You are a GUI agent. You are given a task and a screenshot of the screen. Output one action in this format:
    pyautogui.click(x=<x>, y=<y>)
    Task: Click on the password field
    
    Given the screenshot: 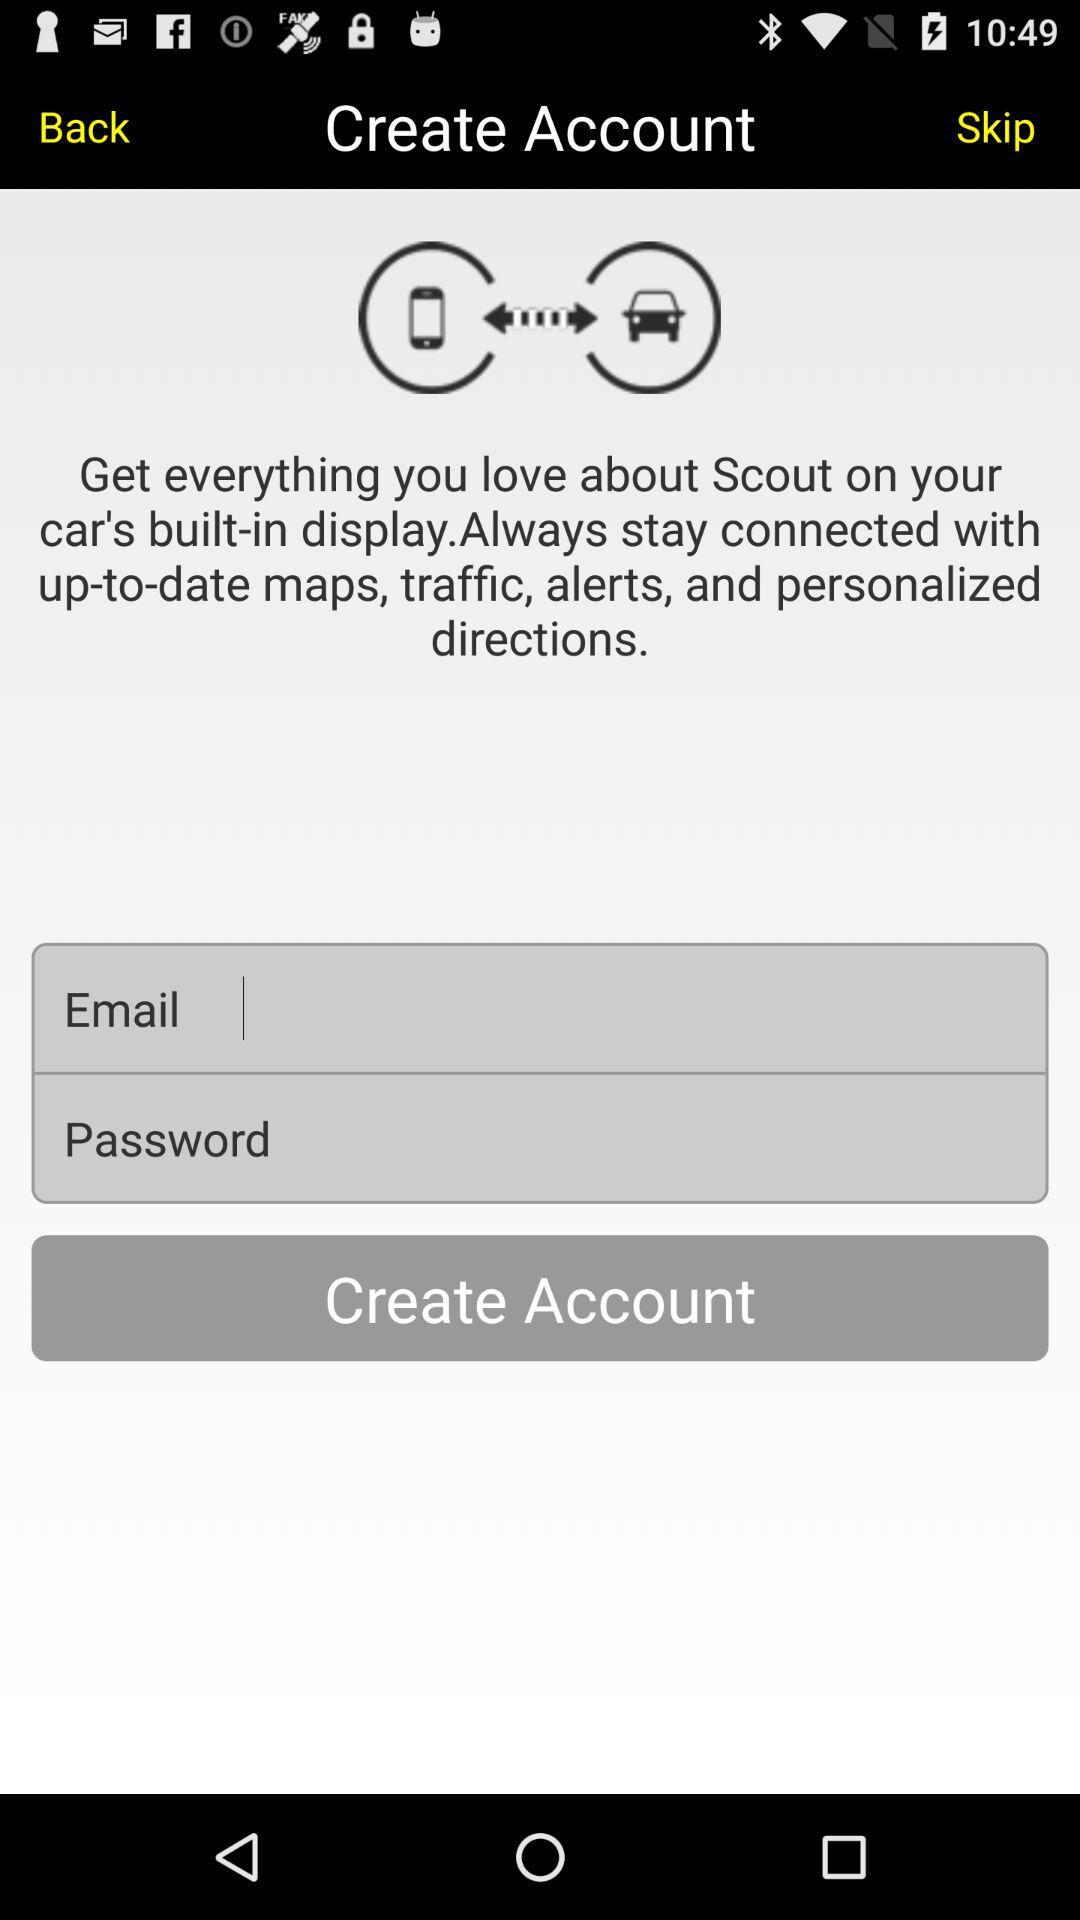 What is the action you would take?
    pyautogui.click(x=675, y=1138)
    